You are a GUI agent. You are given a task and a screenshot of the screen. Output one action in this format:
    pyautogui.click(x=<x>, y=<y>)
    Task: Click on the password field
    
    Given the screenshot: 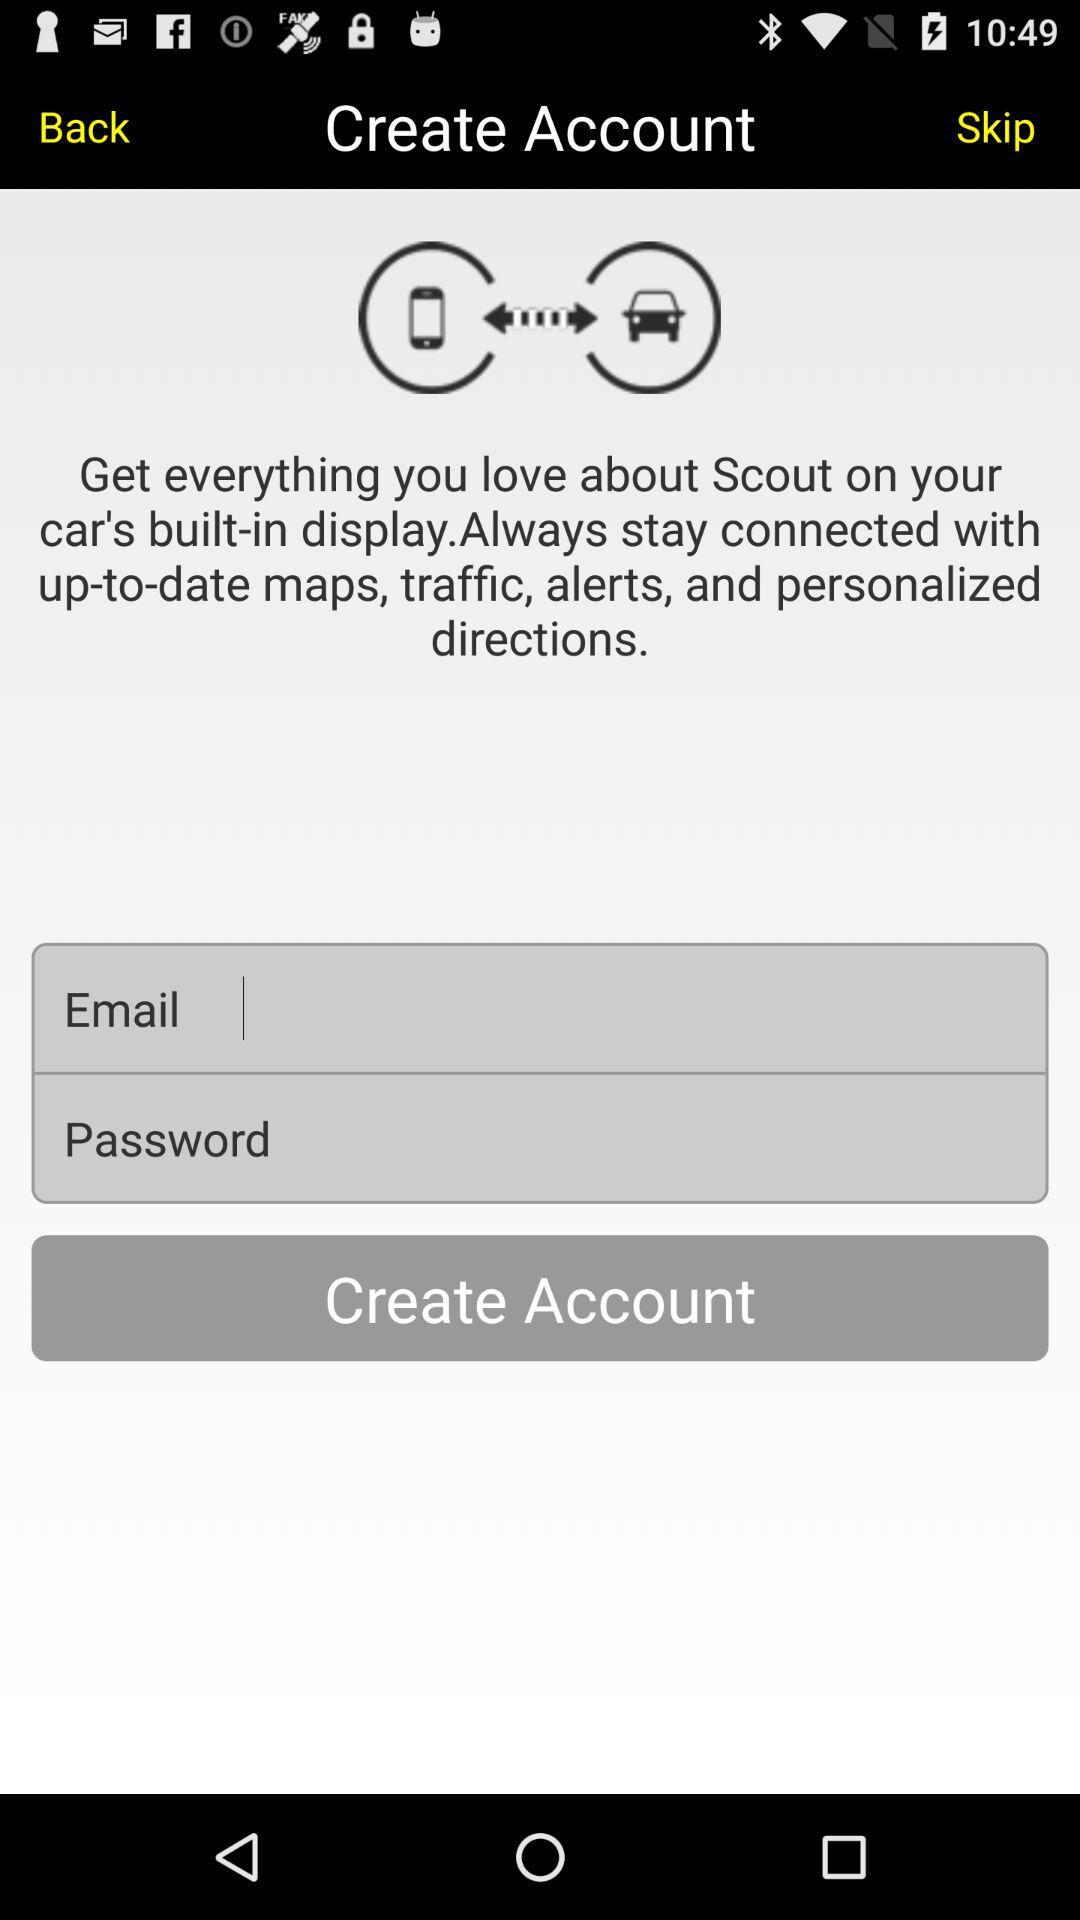 What is the action you would take?
    pyautogui.click(x=675, y=1138)
    